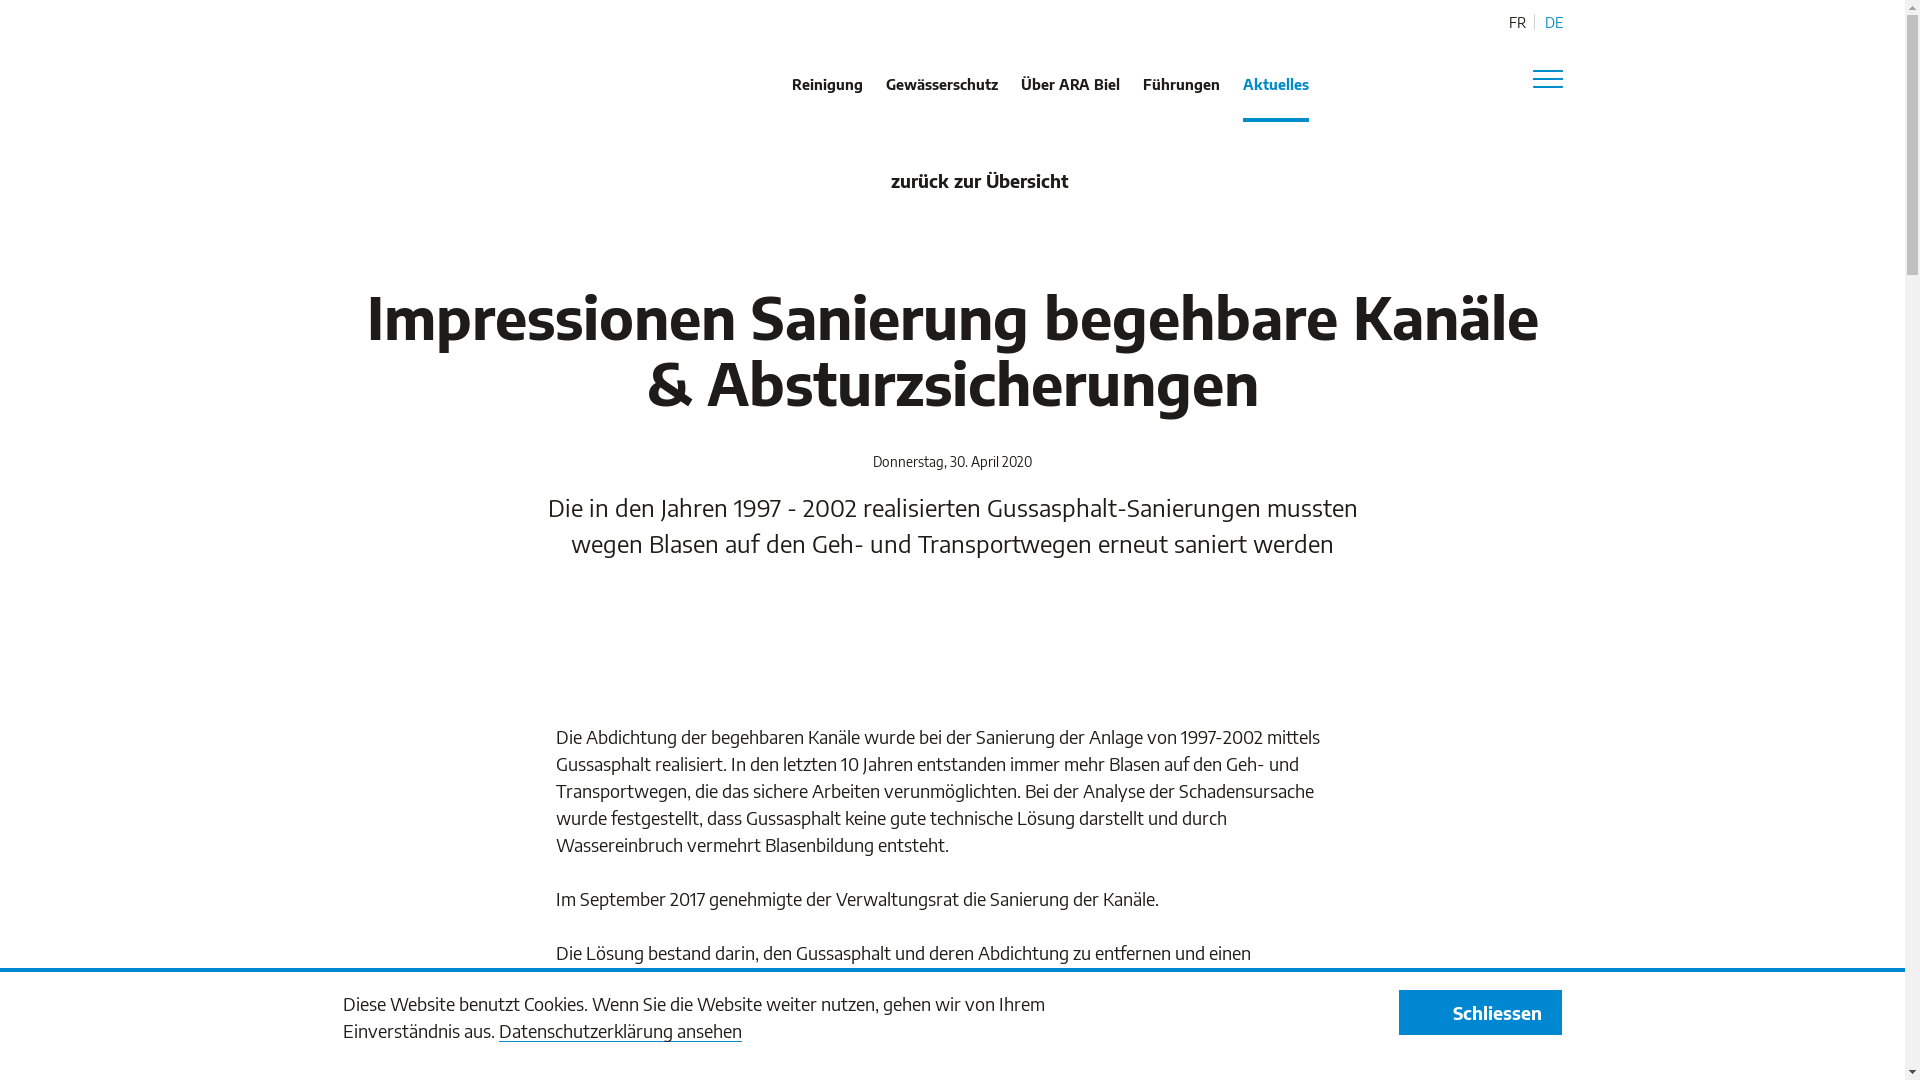 The height and width of the screenshot is (1080, 1920). What do you see at coordinates (827, 99) in the screenshot?
I see `'Reinigung'` at bounding box center [827, 99].